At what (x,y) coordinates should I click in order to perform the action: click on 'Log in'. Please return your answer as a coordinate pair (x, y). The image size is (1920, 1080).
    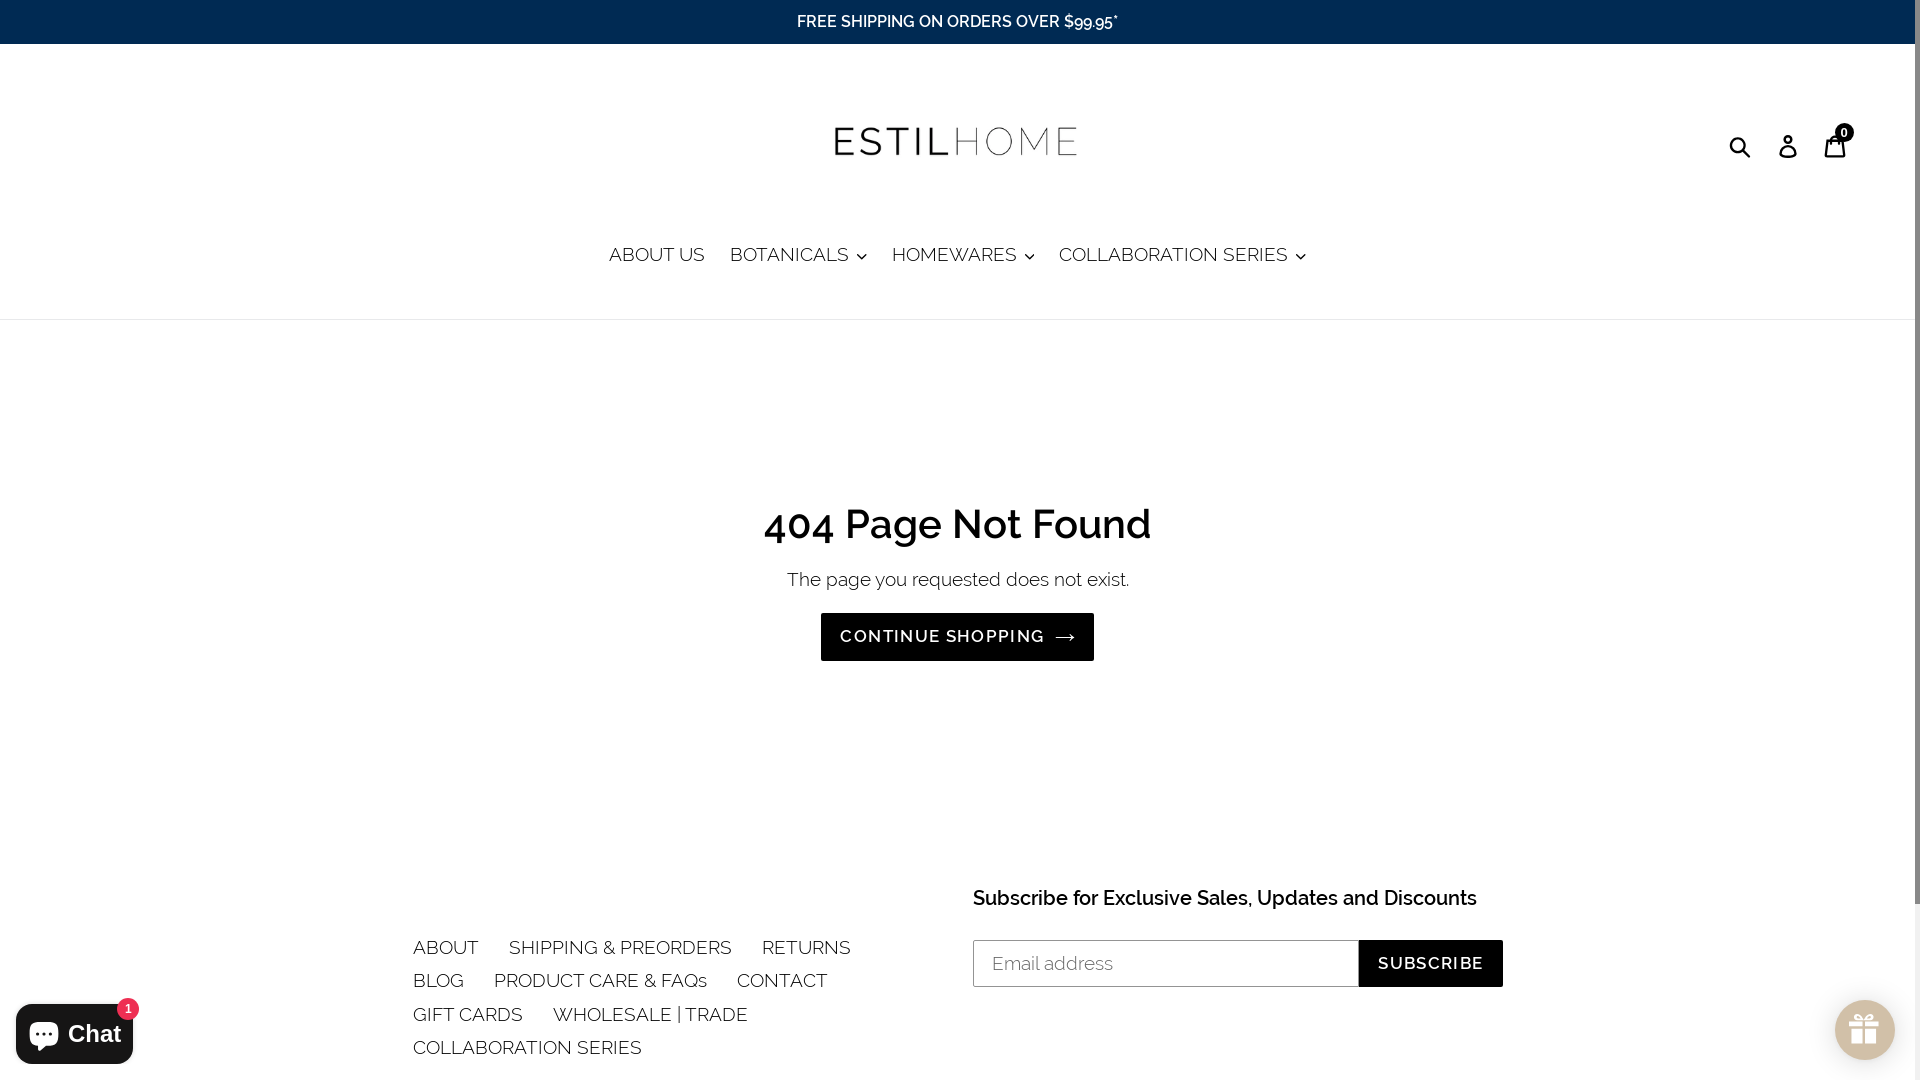
    Looking at the image, I should click on (1789, 143).